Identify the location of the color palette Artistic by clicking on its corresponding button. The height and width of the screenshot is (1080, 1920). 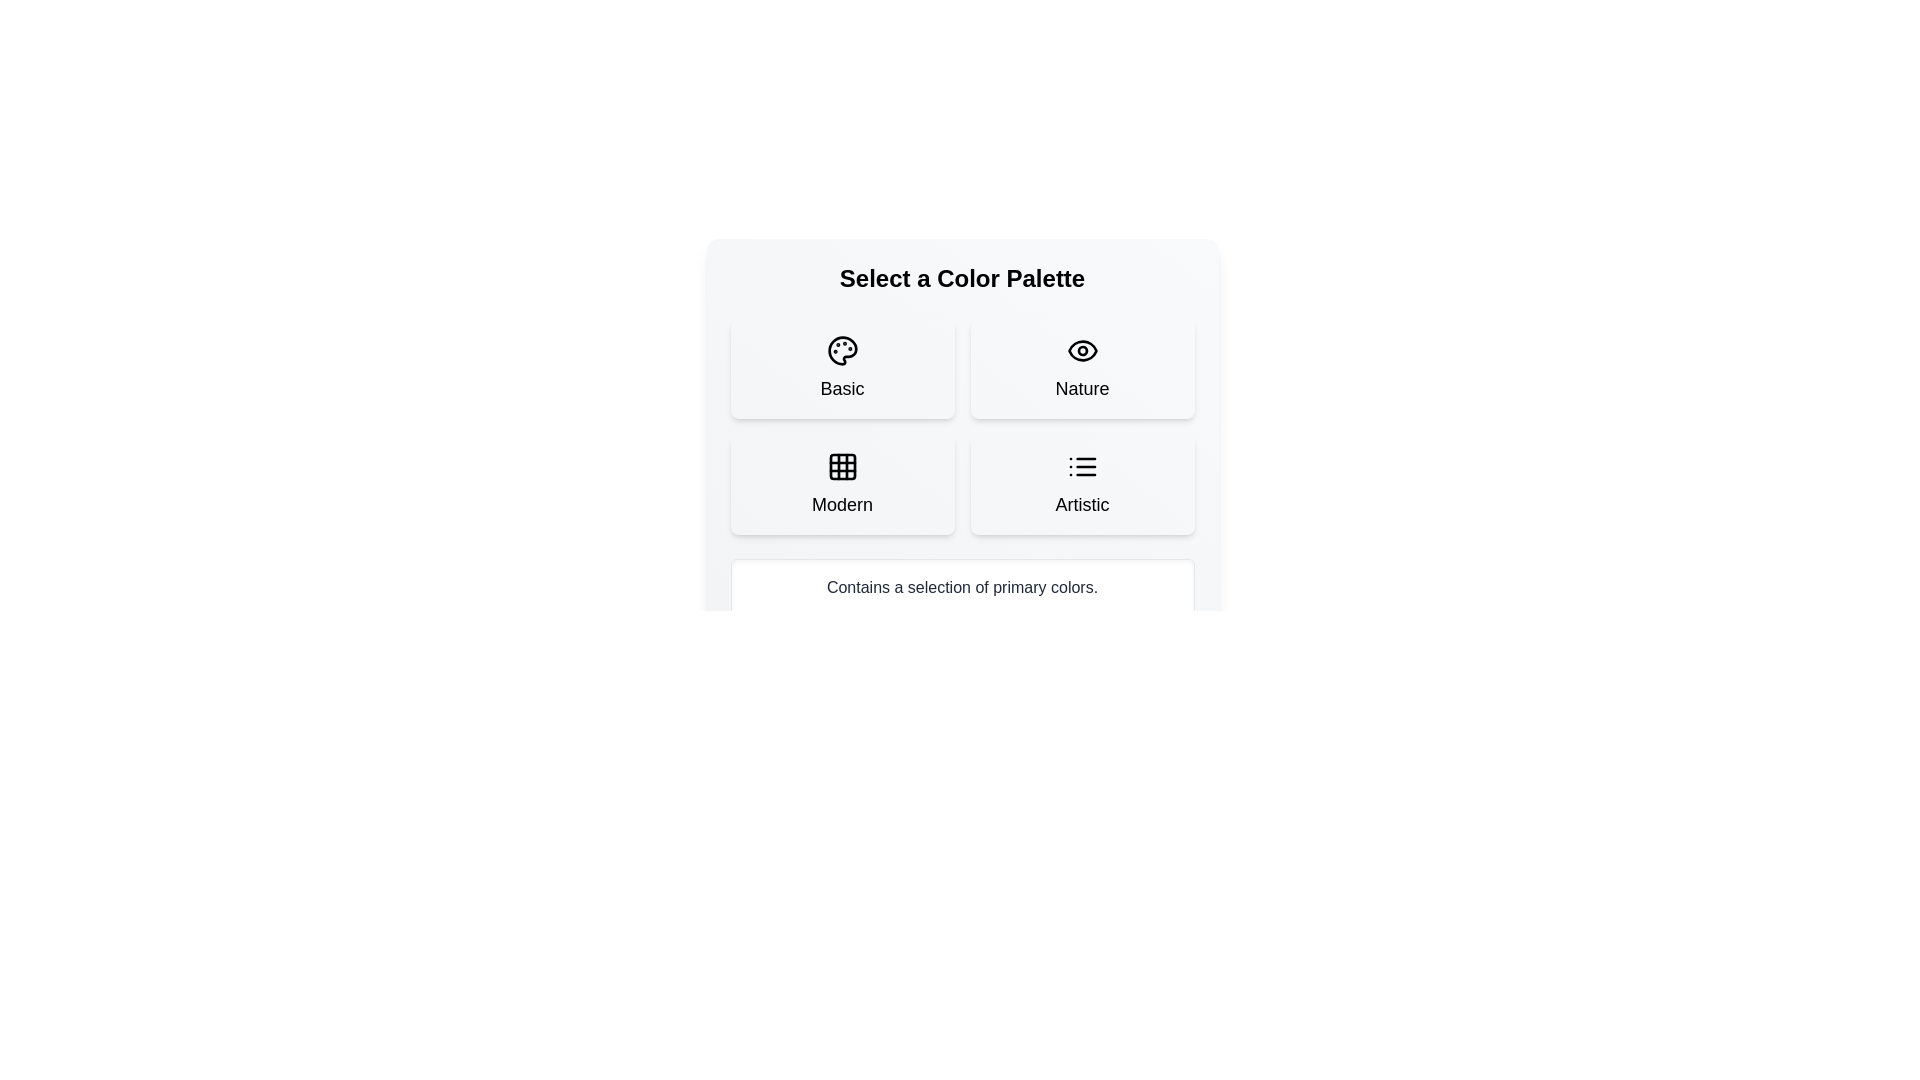
(1081, 485).